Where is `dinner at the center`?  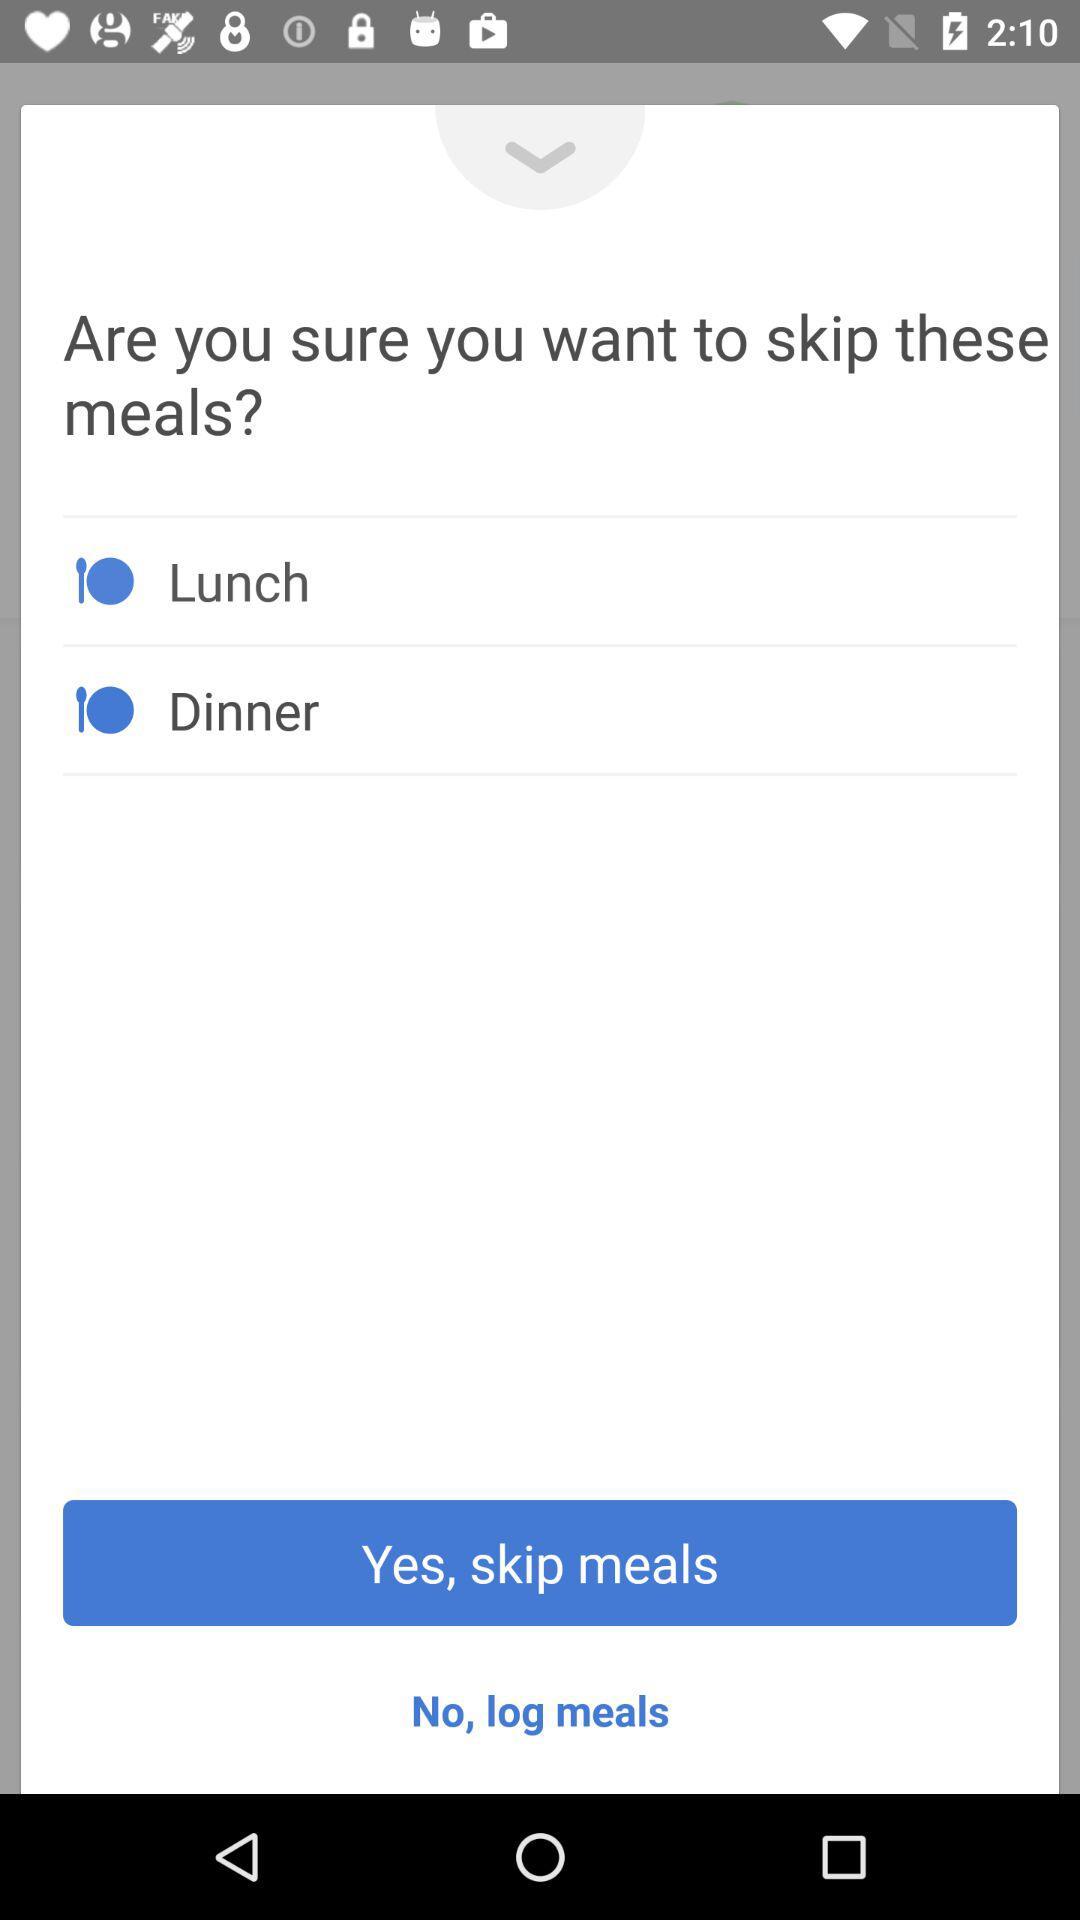
dinner at the center is located at coordinates (591, 709).